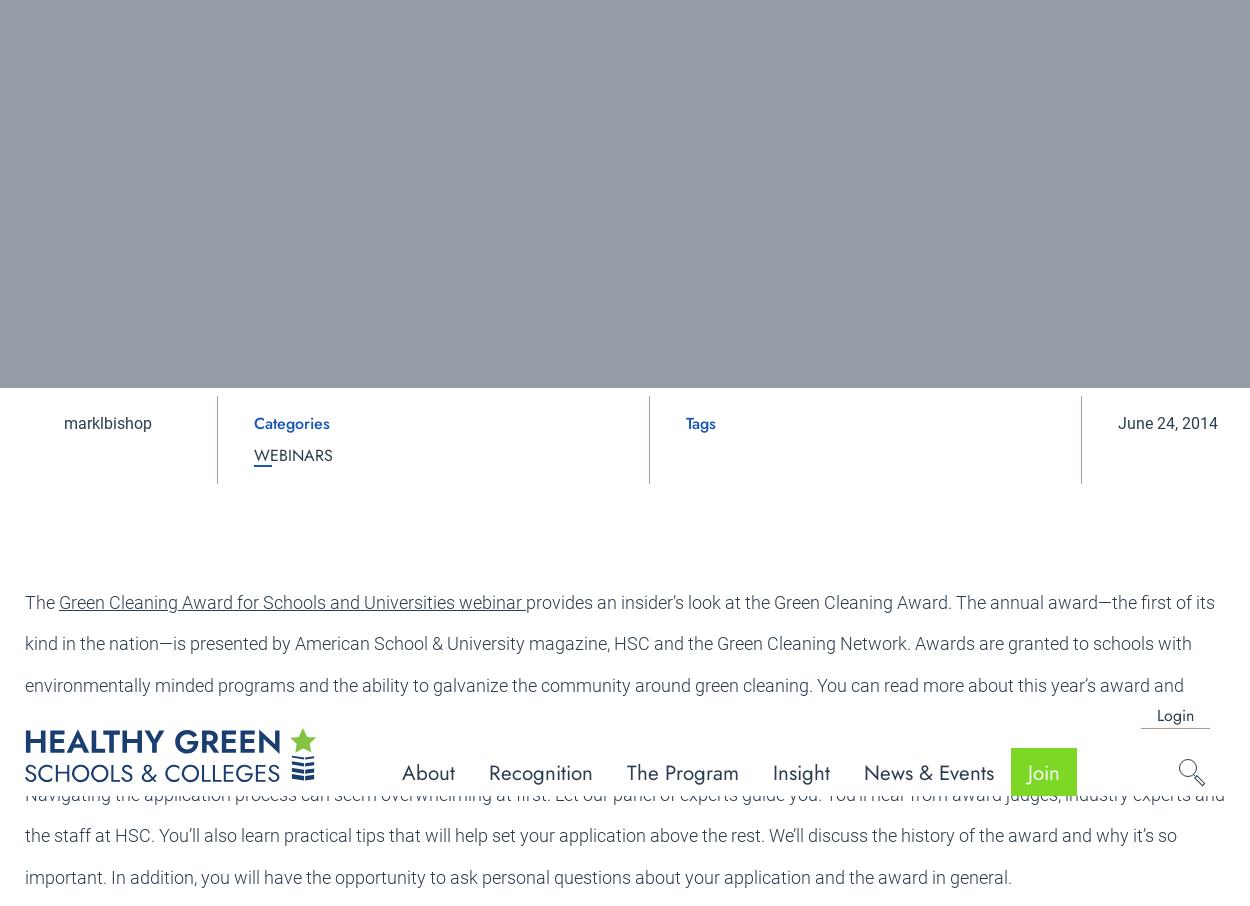 The width and height of the screenshot is (1250, 906). Describe the element at coordinates (1145, 835) in the screenshot. I see `'Terms of Use'` at that location.